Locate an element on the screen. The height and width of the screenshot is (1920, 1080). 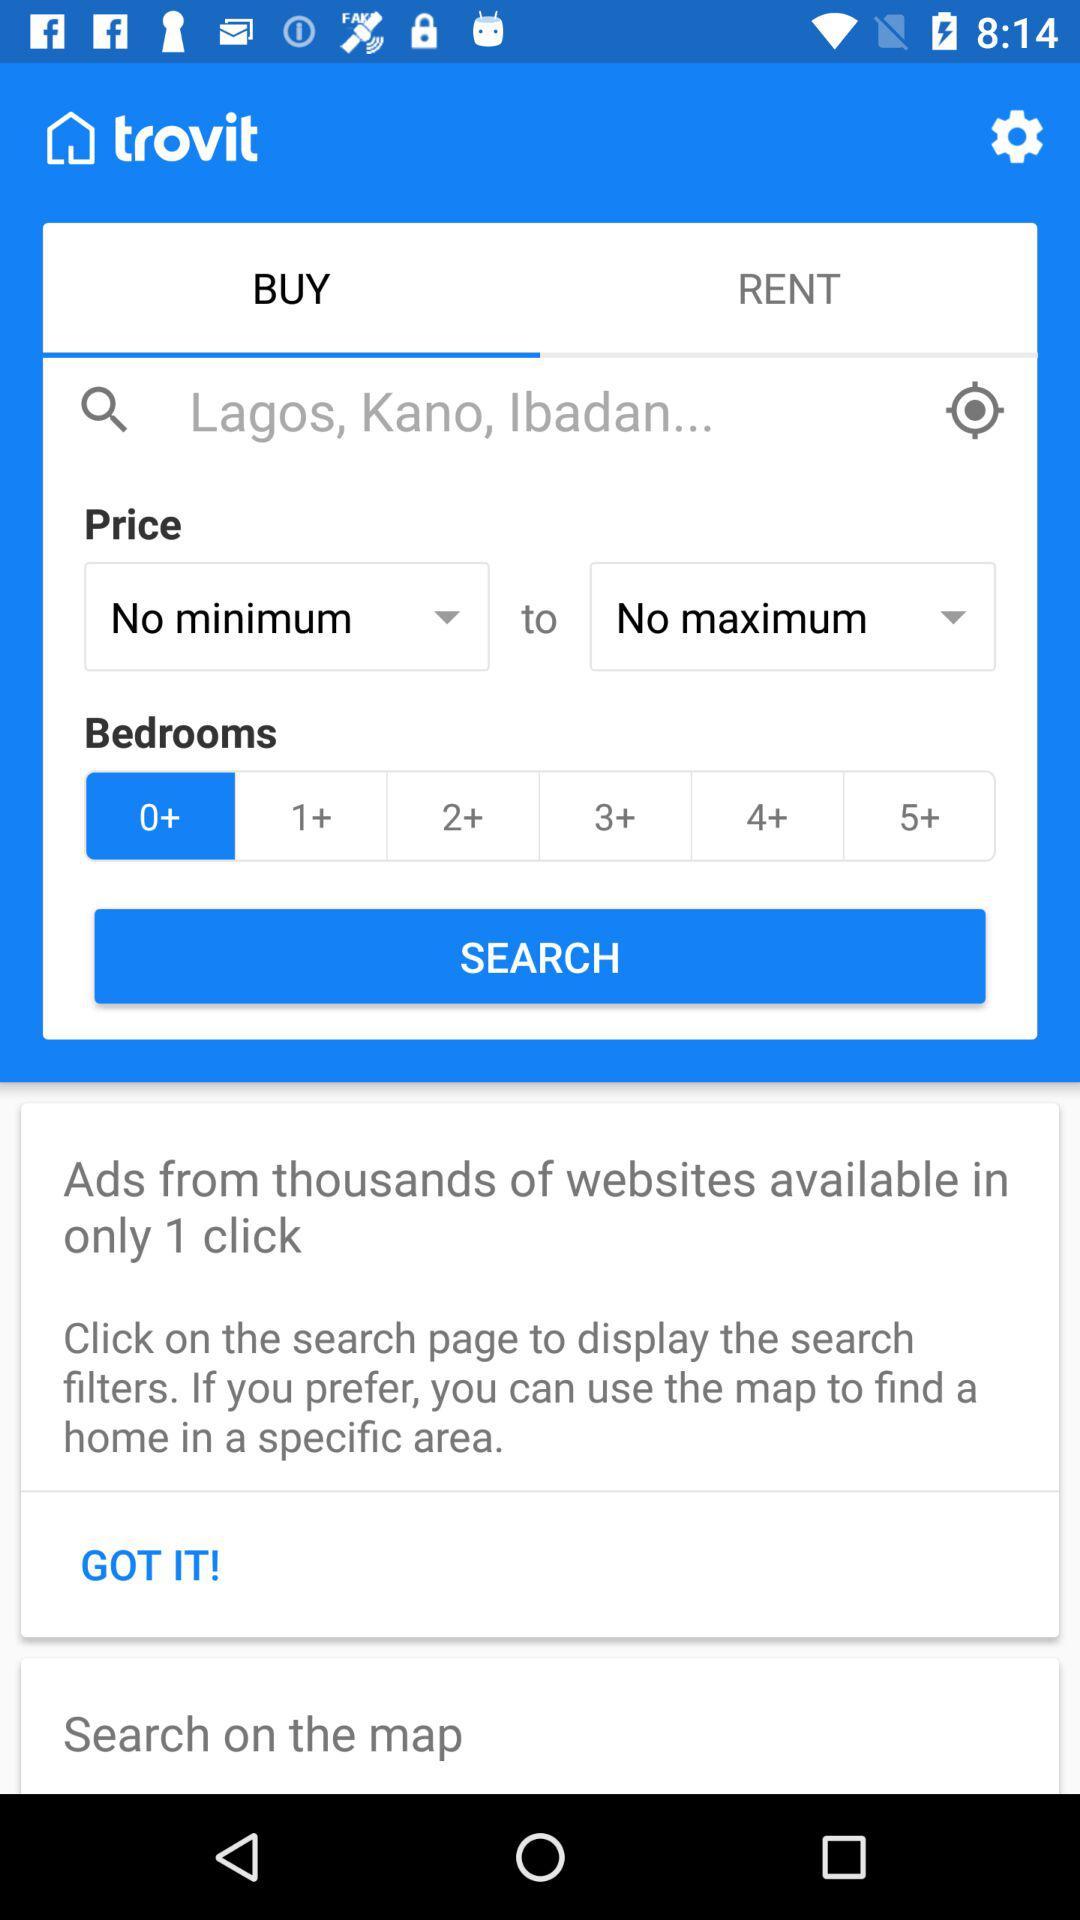
icon below the bedrooms icon is located at coordinates (919, 816).